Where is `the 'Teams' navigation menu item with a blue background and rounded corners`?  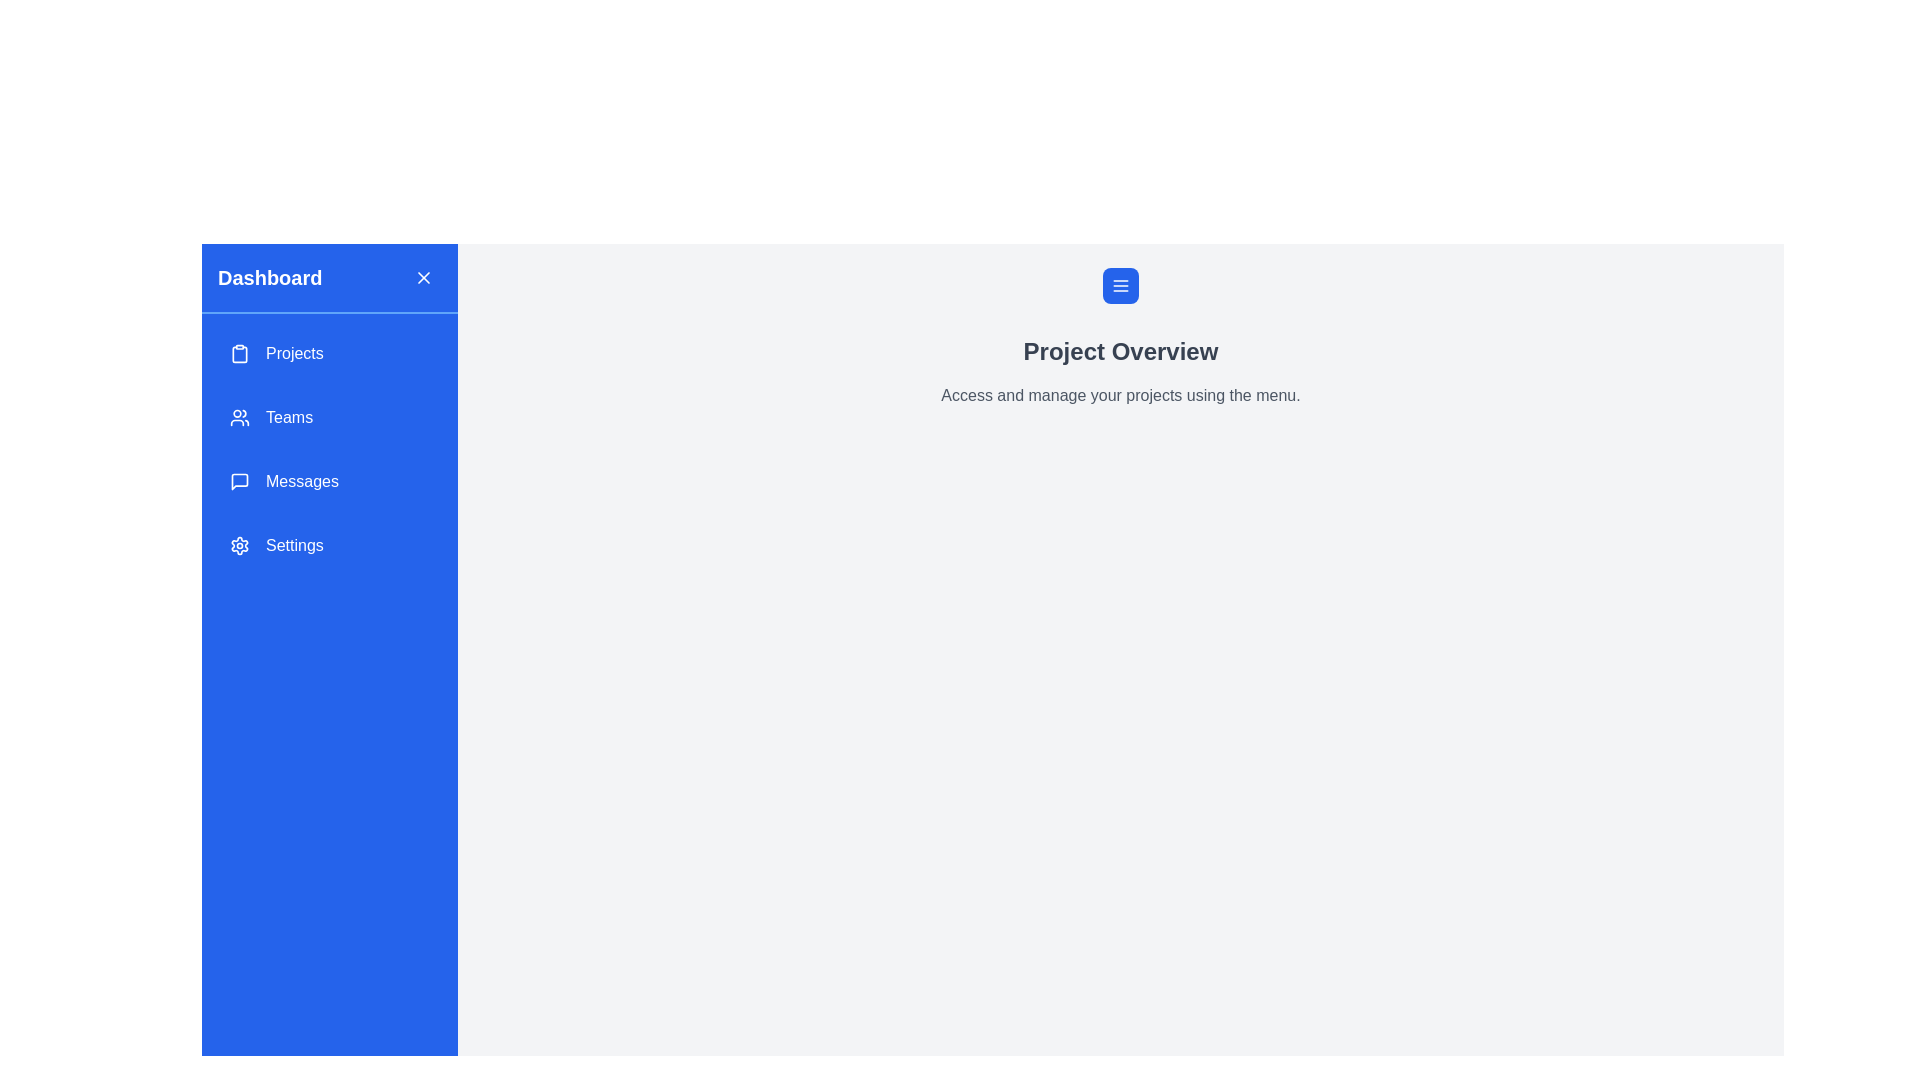 the 'Teams' navigation menu item with a blue background and rounded corners is located at coordinates (330, 416).